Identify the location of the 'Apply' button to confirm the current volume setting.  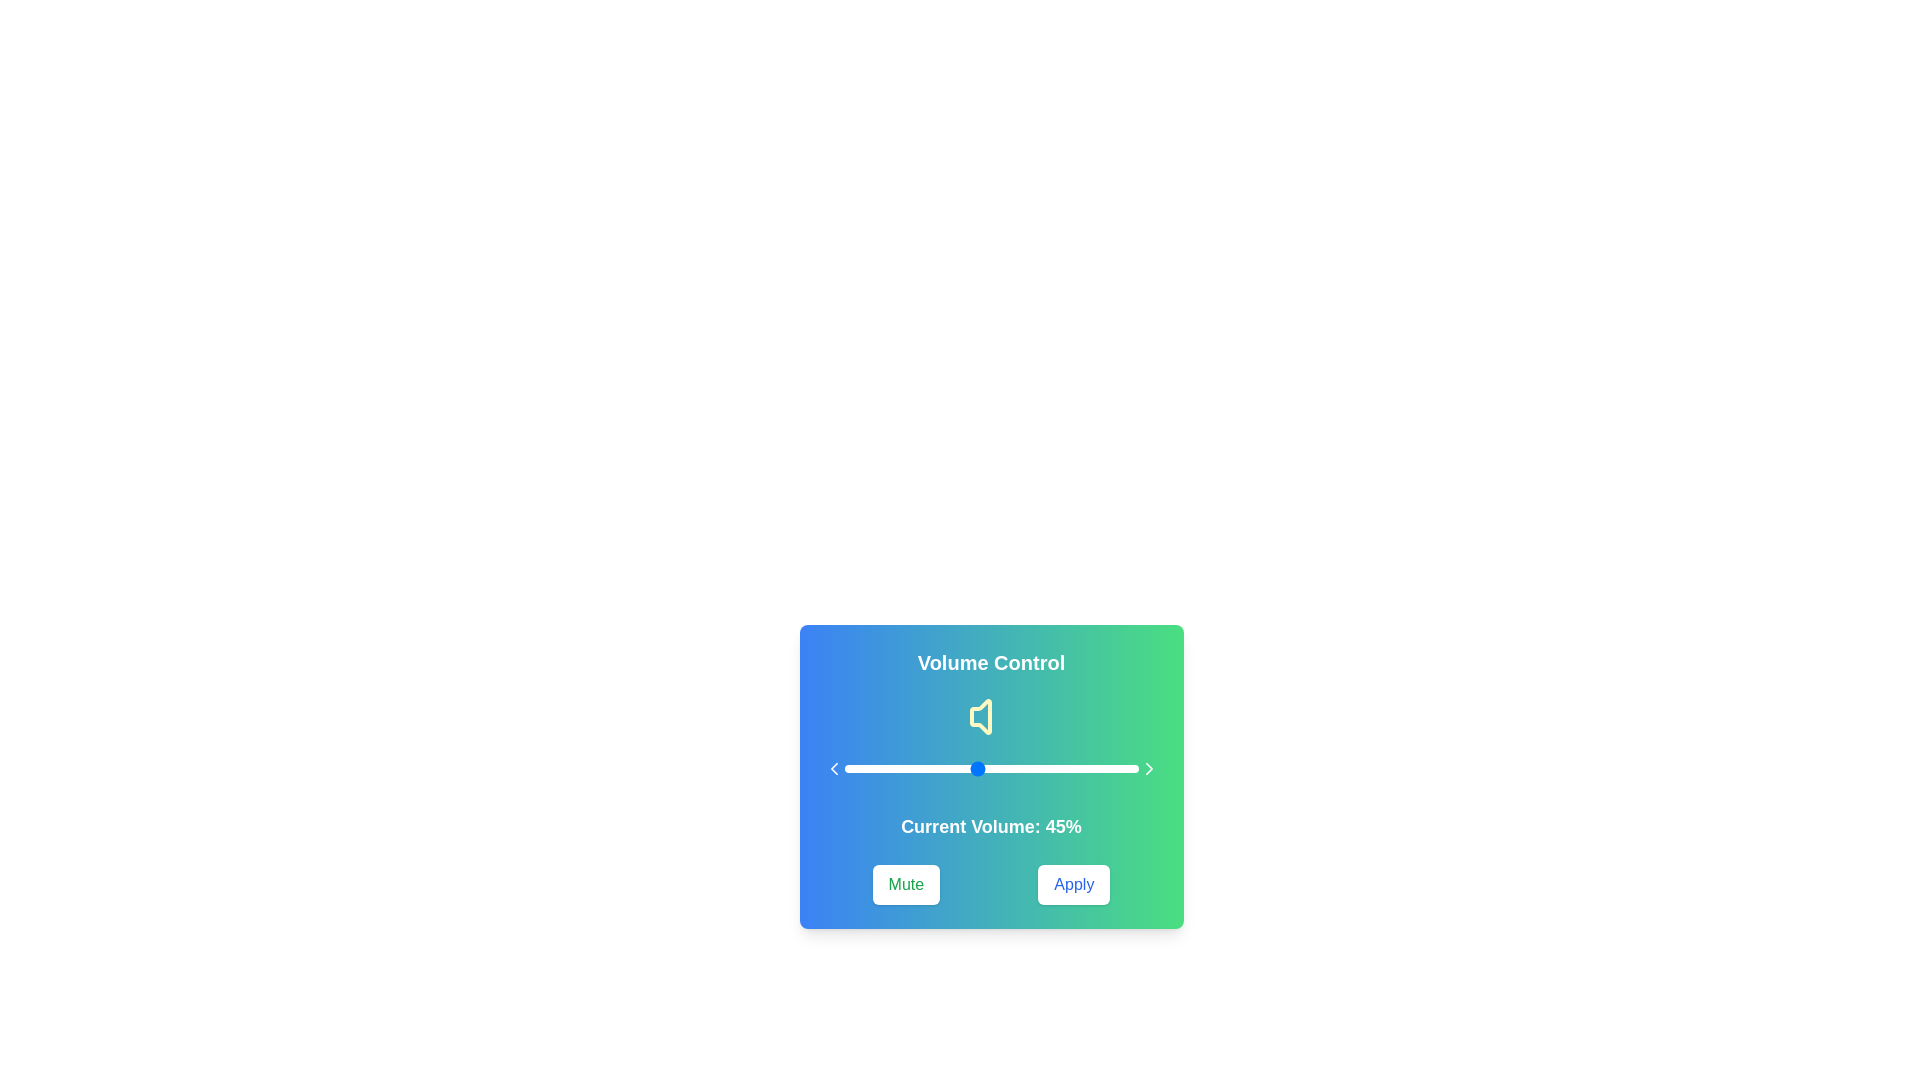
(1073, 883).